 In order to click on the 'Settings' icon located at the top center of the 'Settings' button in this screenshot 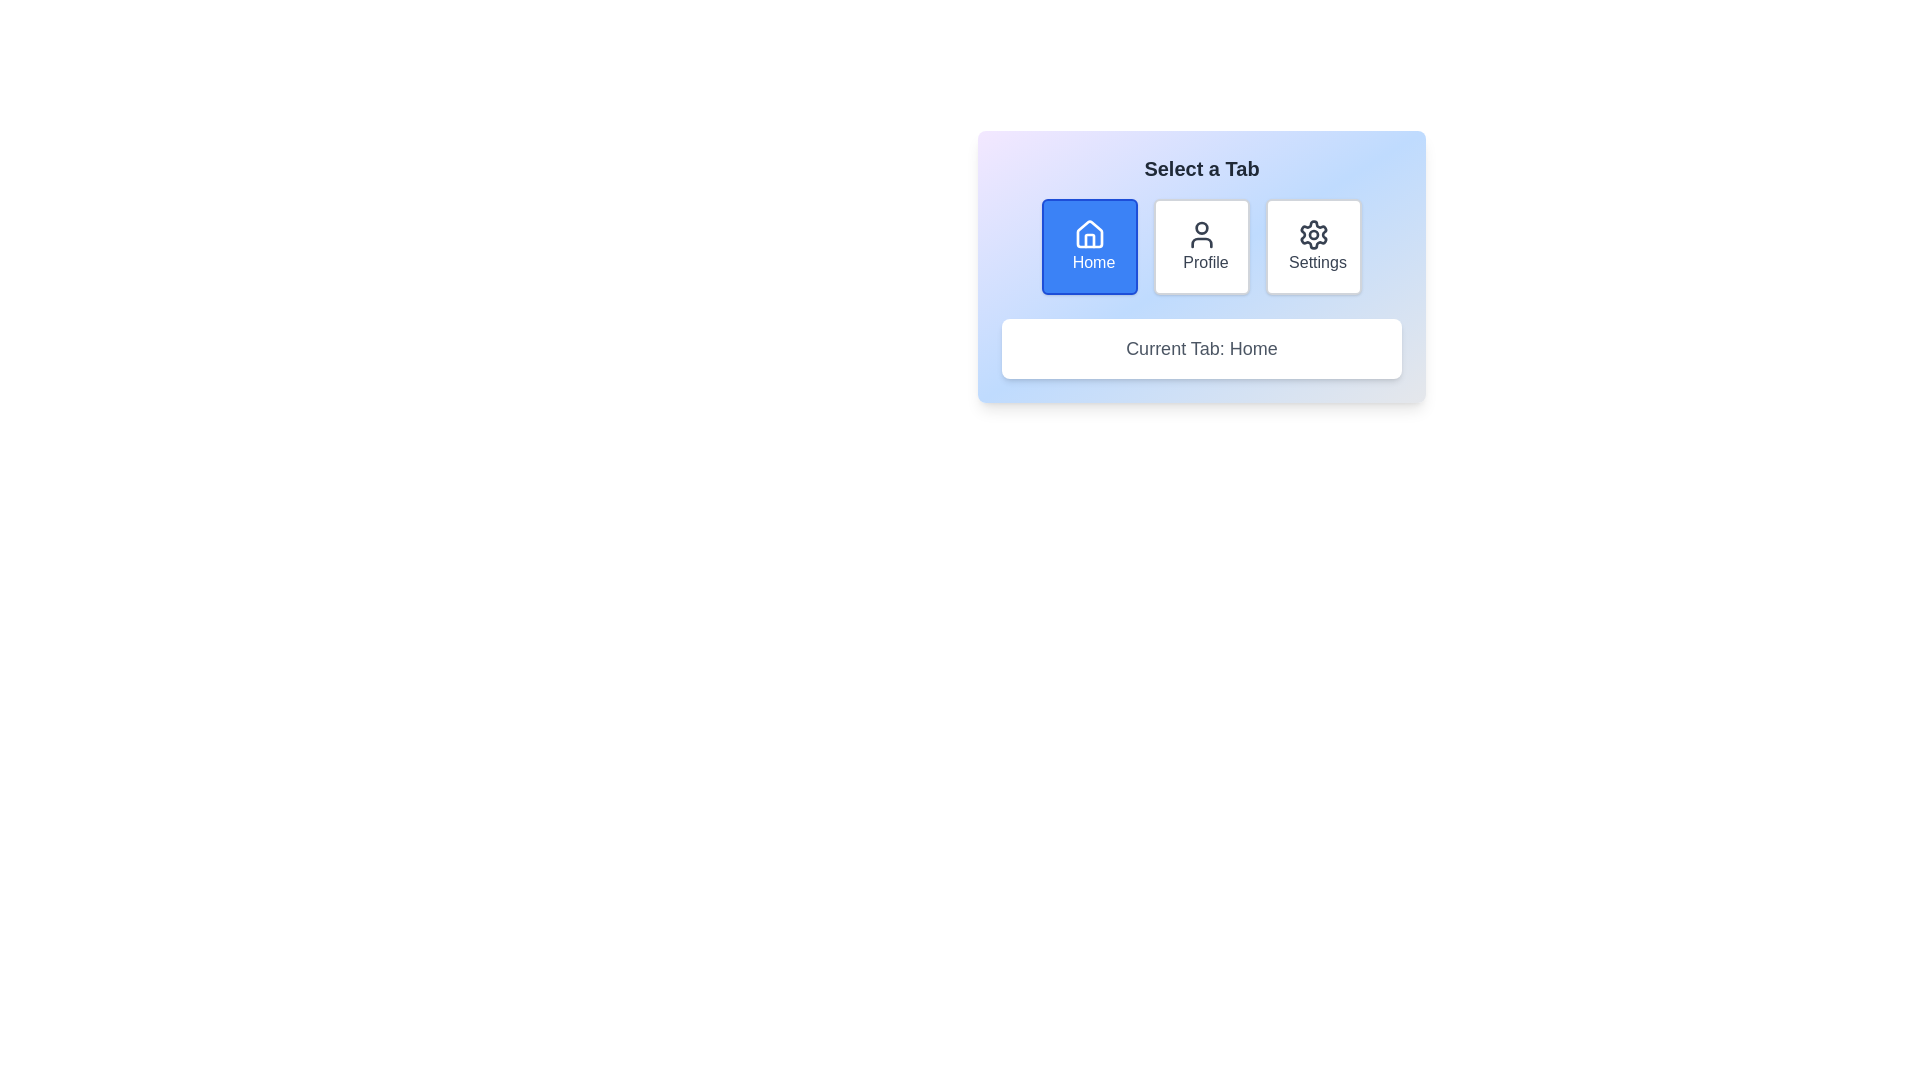, I will do `click(1314, 234)`.